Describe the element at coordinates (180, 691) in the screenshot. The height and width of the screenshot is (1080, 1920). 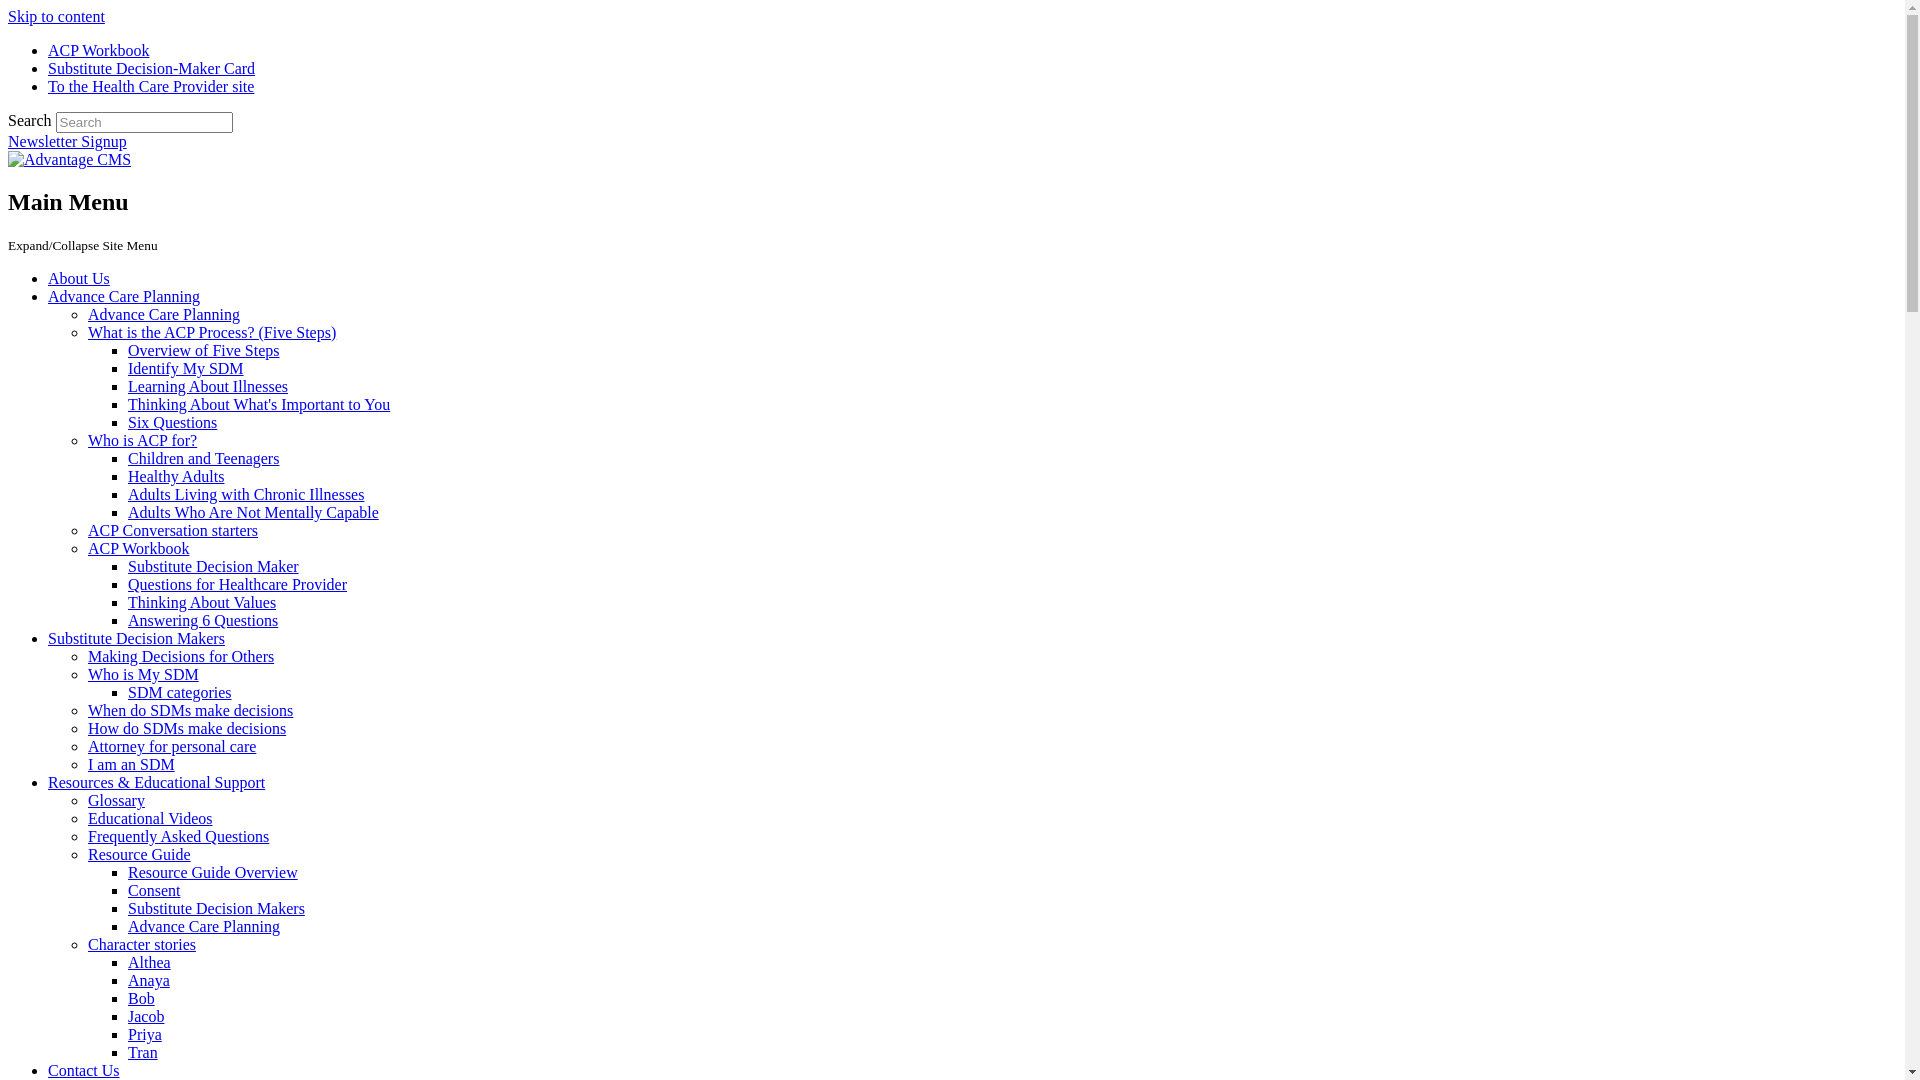
I see `'SDM categories'` at that location.